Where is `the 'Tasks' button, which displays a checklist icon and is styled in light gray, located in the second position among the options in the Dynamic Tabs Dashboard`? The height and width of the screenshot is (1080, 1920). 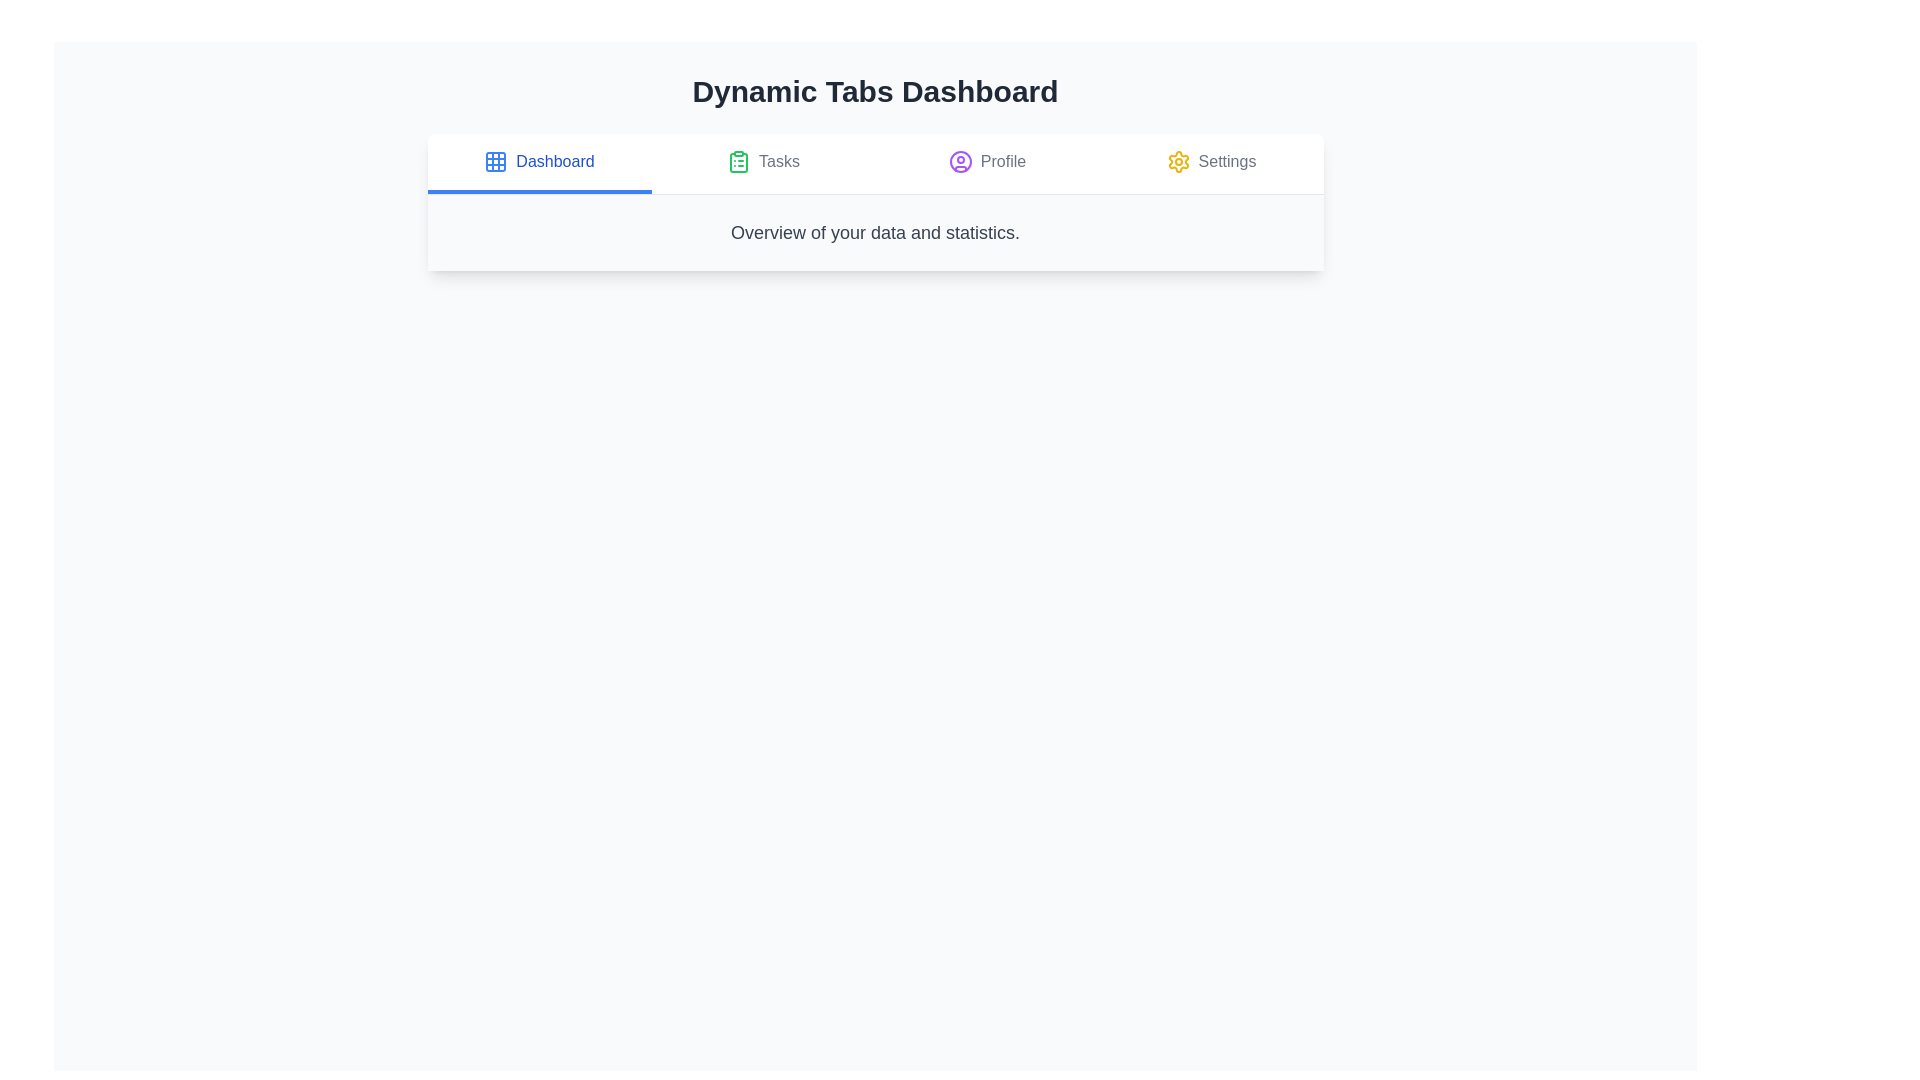
the 'Tasks' button, which displays a checklist icon and is styled in light gray, located in the second position among the options in the Dynamic Tabs Dashboard is located at coordinates (762, 163).